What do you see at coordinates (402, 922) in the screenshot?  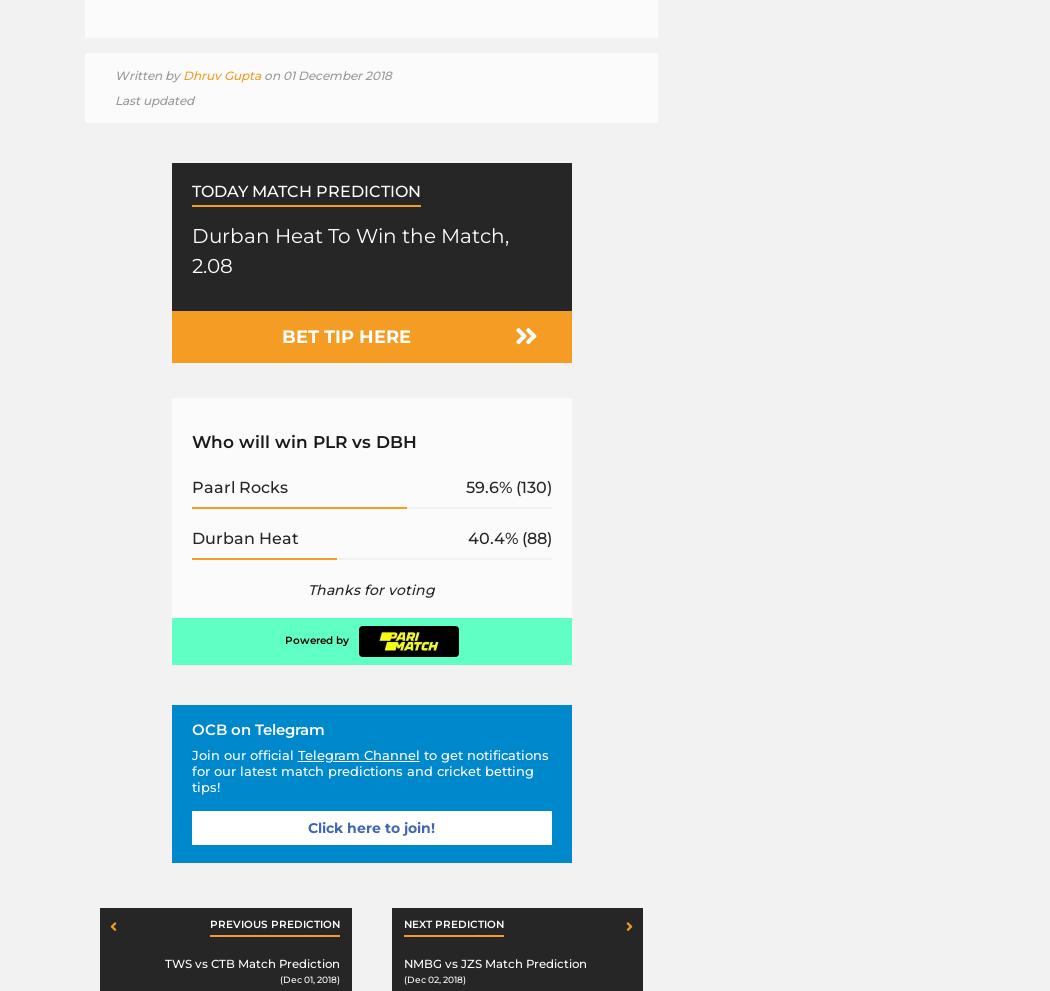 I see `'Next prediction'` at bounding box center [402, 922].